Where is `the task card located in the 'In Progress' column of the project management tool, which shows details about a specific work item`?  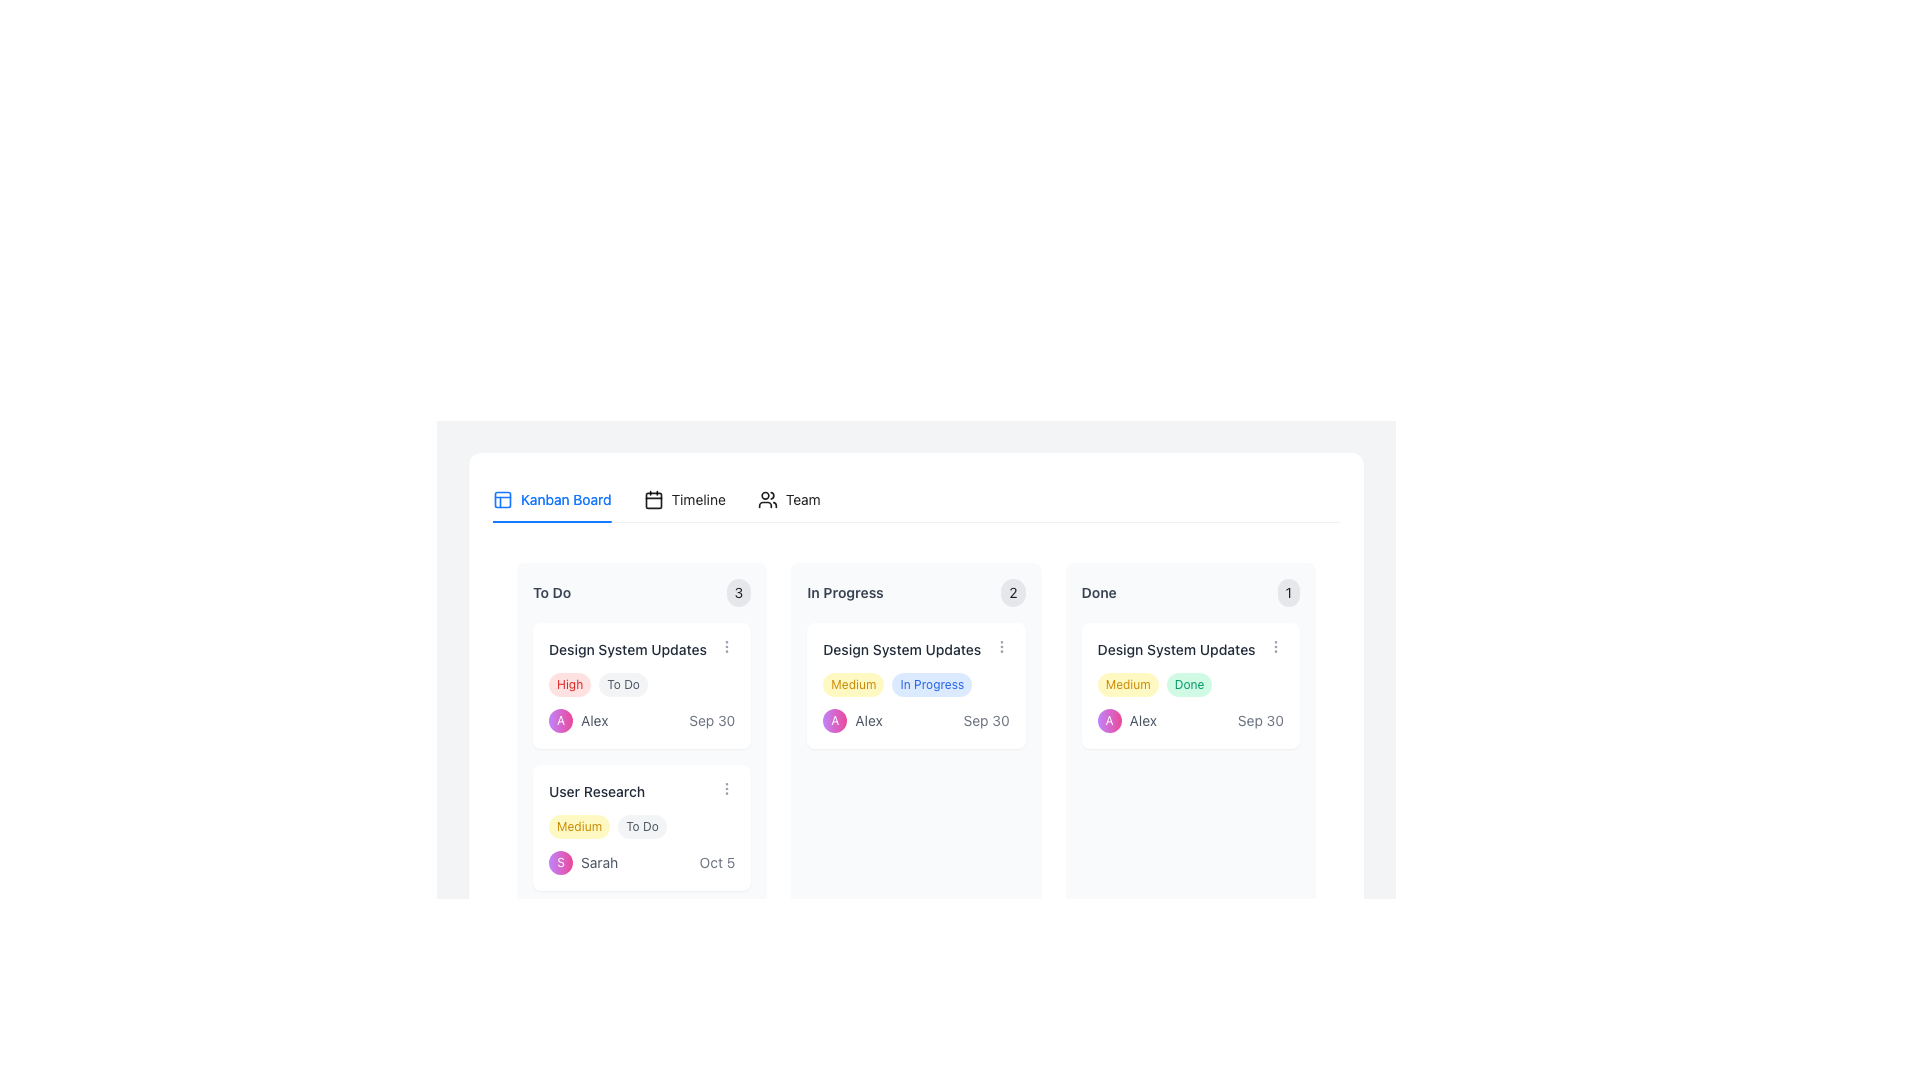
the task card located in the 'In Progress' column of the project management tool, which shows details about a specific work item is located at coordinates (915, 743).